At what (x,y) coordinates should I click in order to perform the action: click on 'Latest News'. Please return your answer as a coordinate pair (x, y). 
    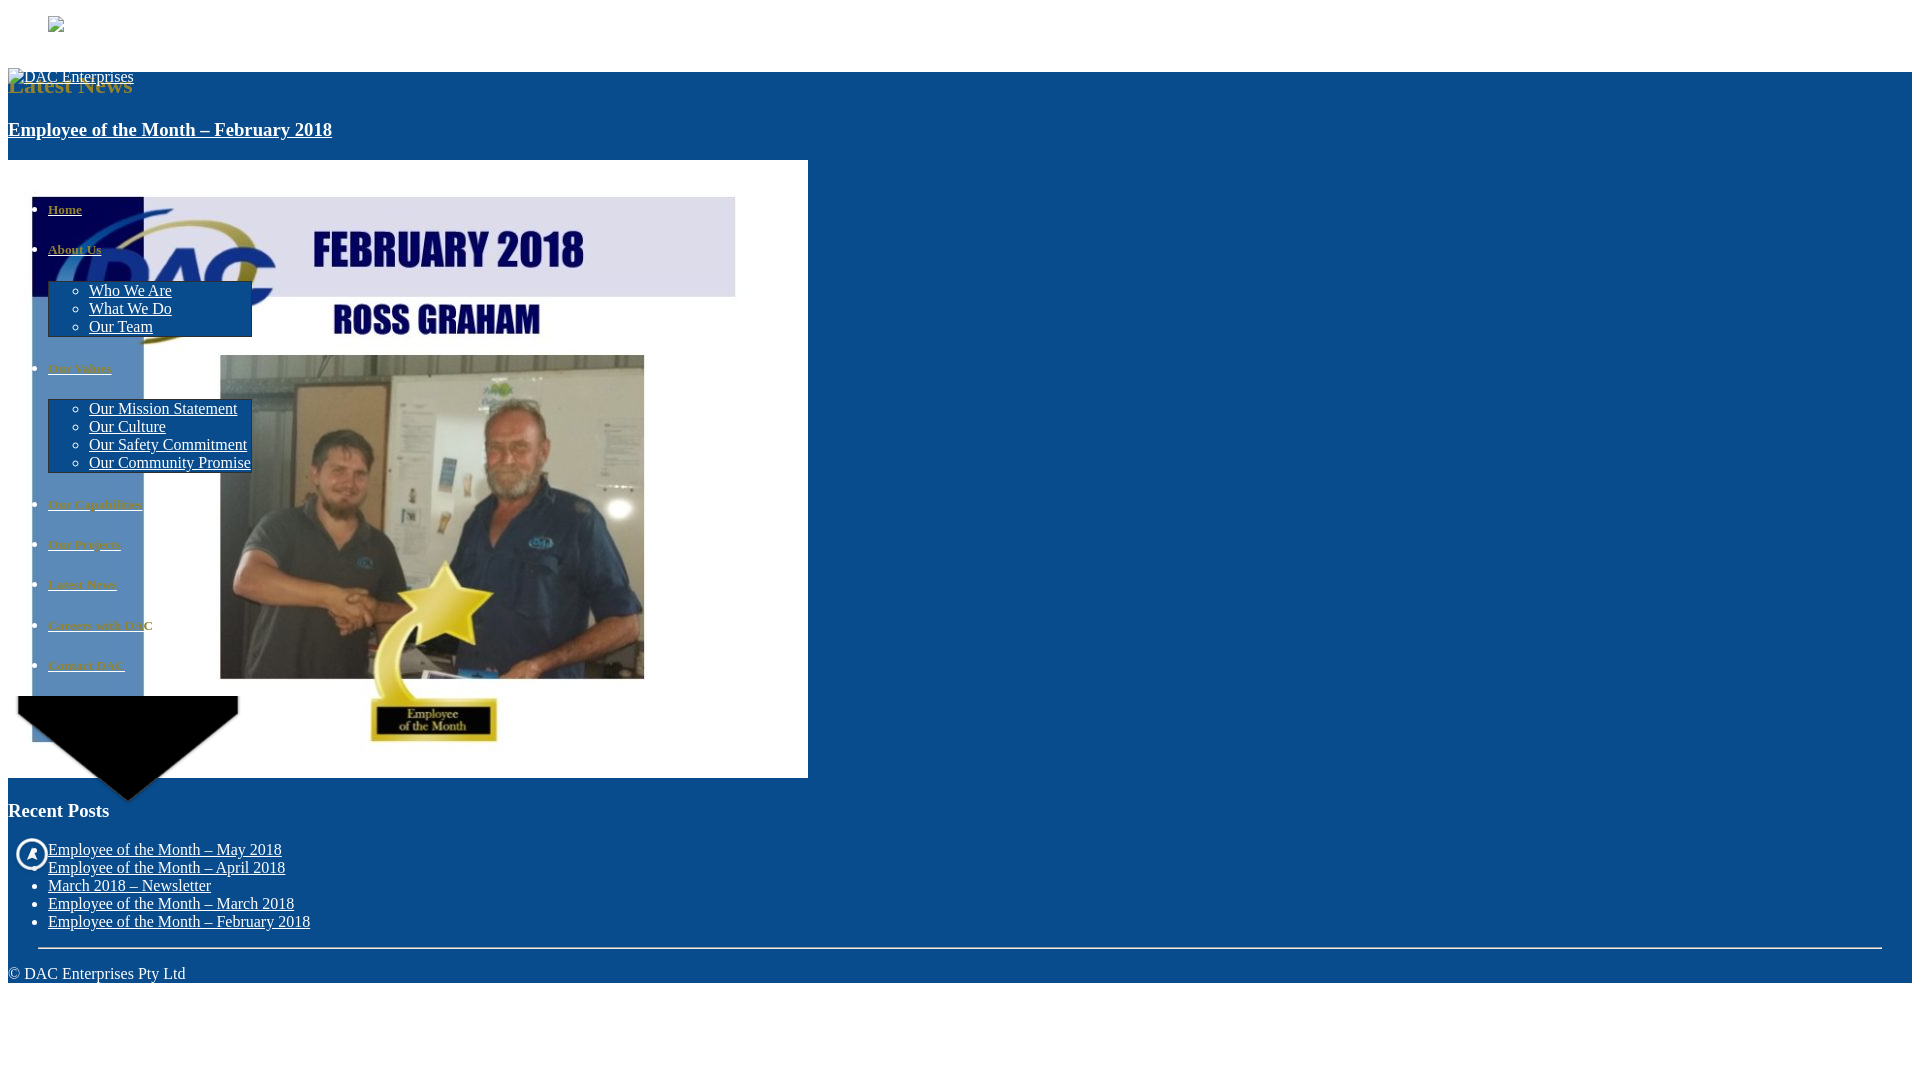
    Looking at the image, I should click on (148, 585).